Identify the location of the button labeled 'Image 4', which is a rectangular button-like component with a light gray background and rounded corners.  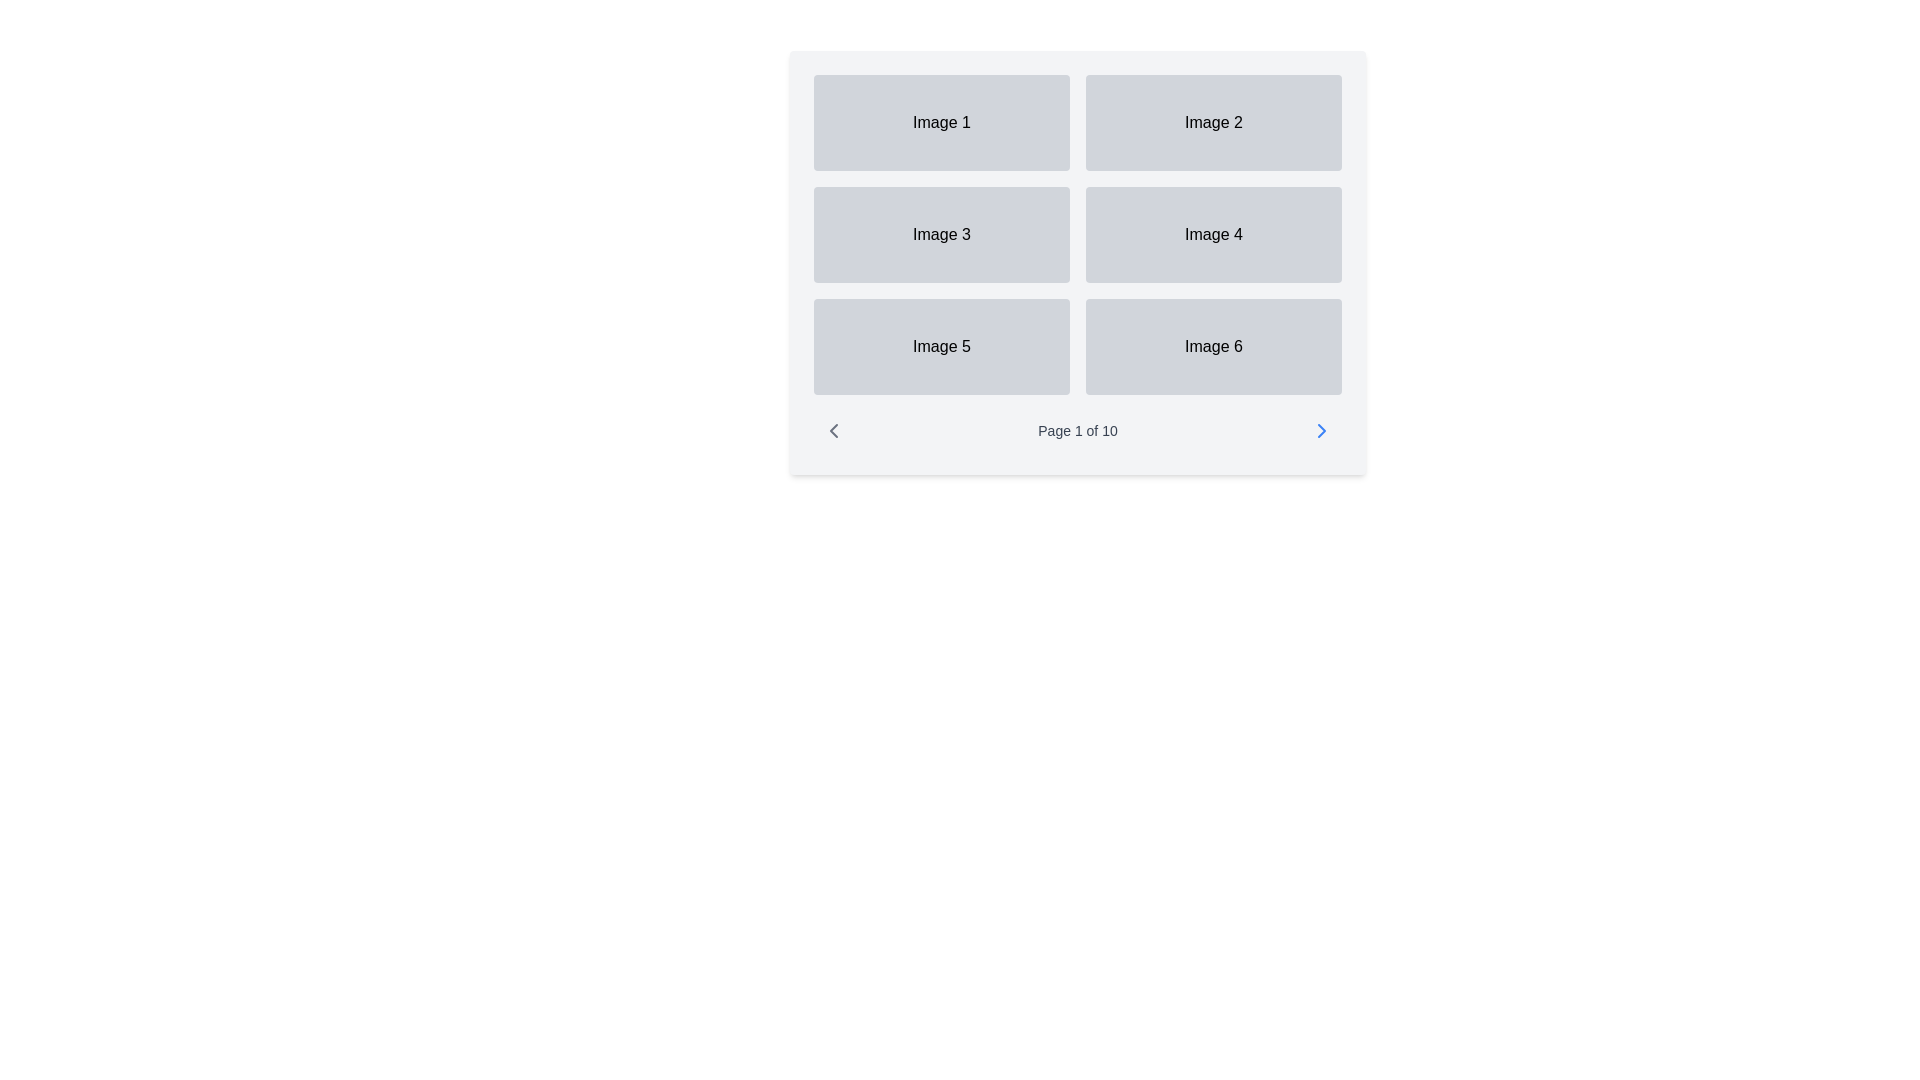
(1213, 234).